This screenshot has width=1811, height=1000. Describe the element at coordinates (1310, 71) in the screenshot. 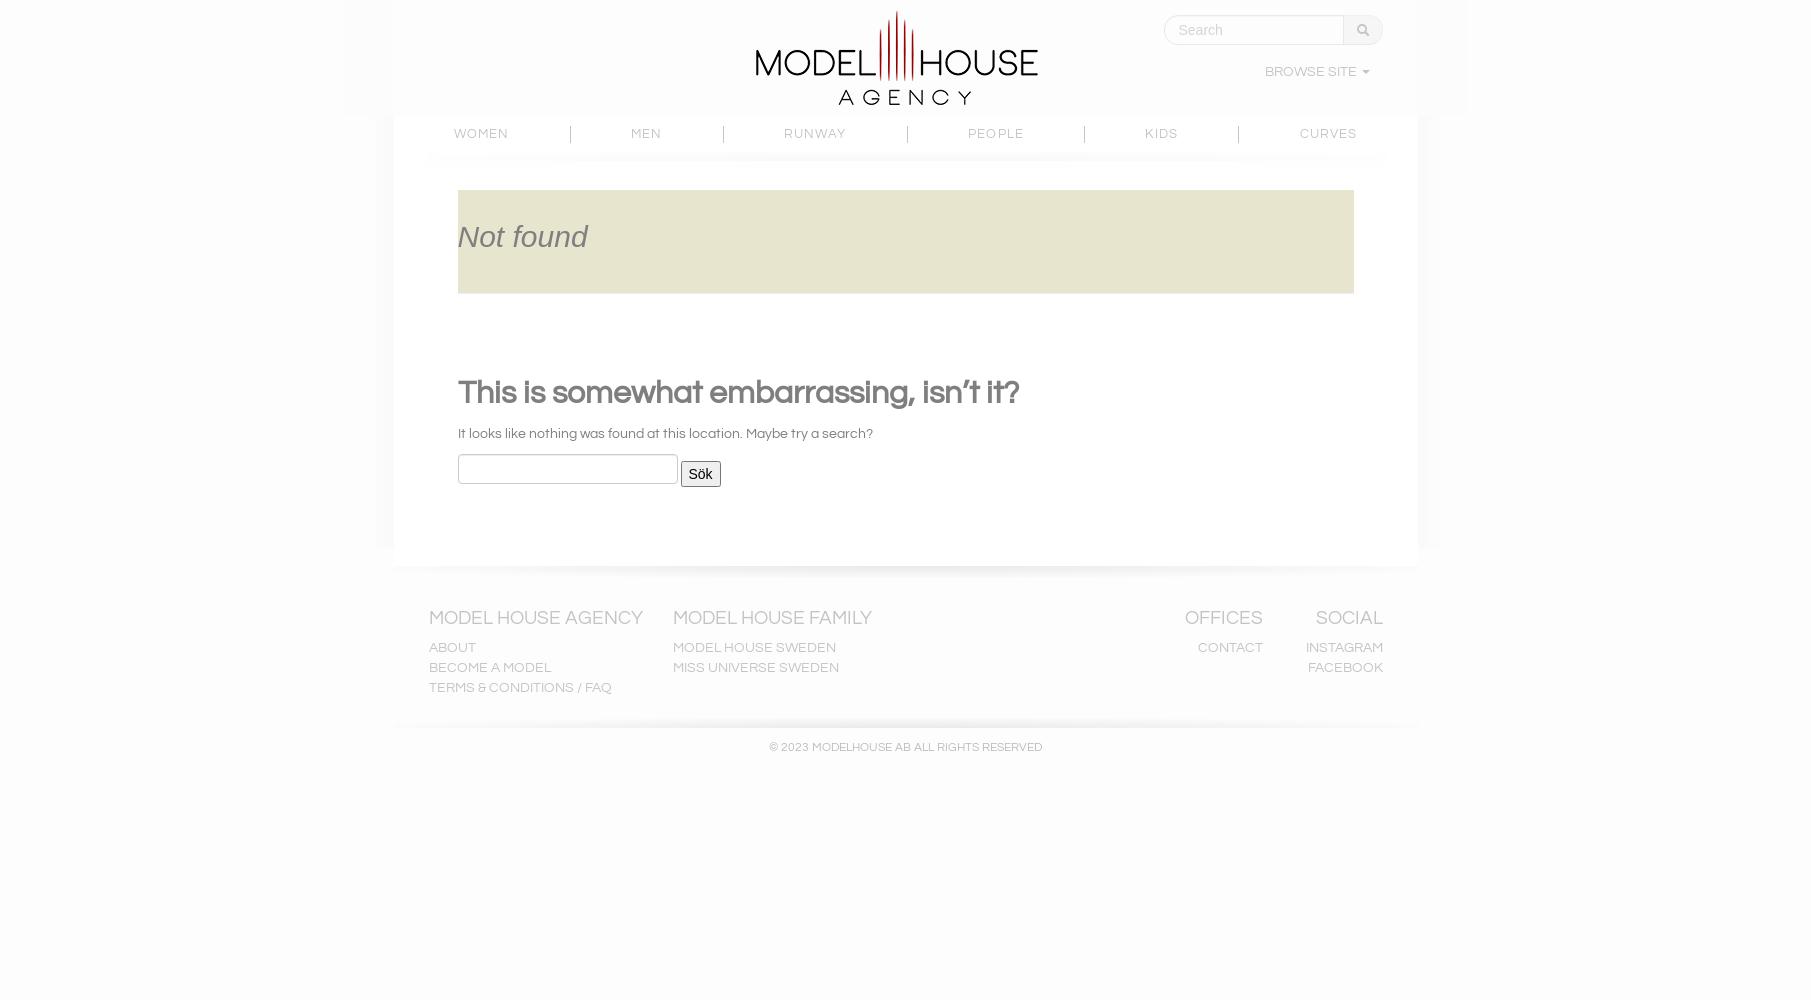

I see `'BROWSE SITE'` at that location.